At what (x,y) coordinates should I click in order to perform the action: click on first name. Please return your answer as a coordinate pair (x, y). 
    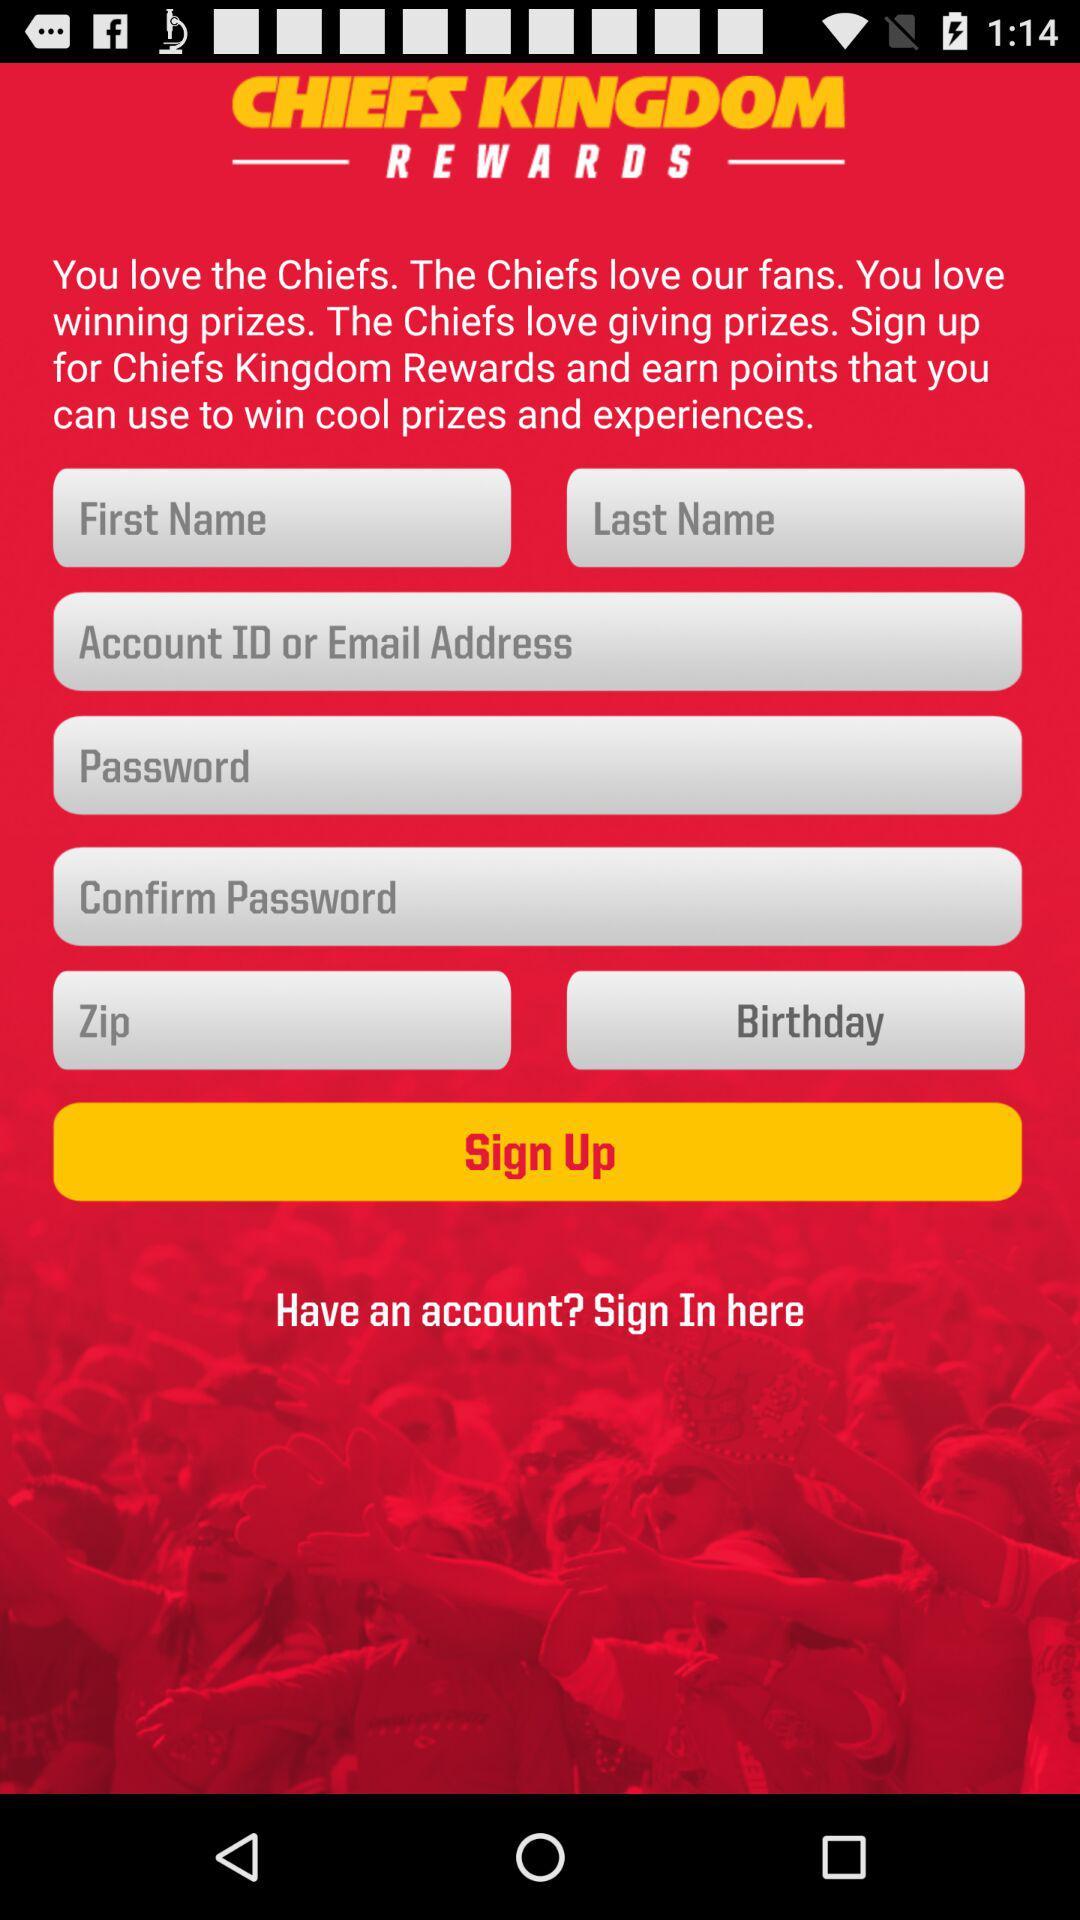
    Looking at the image, I should click on (283, 518).